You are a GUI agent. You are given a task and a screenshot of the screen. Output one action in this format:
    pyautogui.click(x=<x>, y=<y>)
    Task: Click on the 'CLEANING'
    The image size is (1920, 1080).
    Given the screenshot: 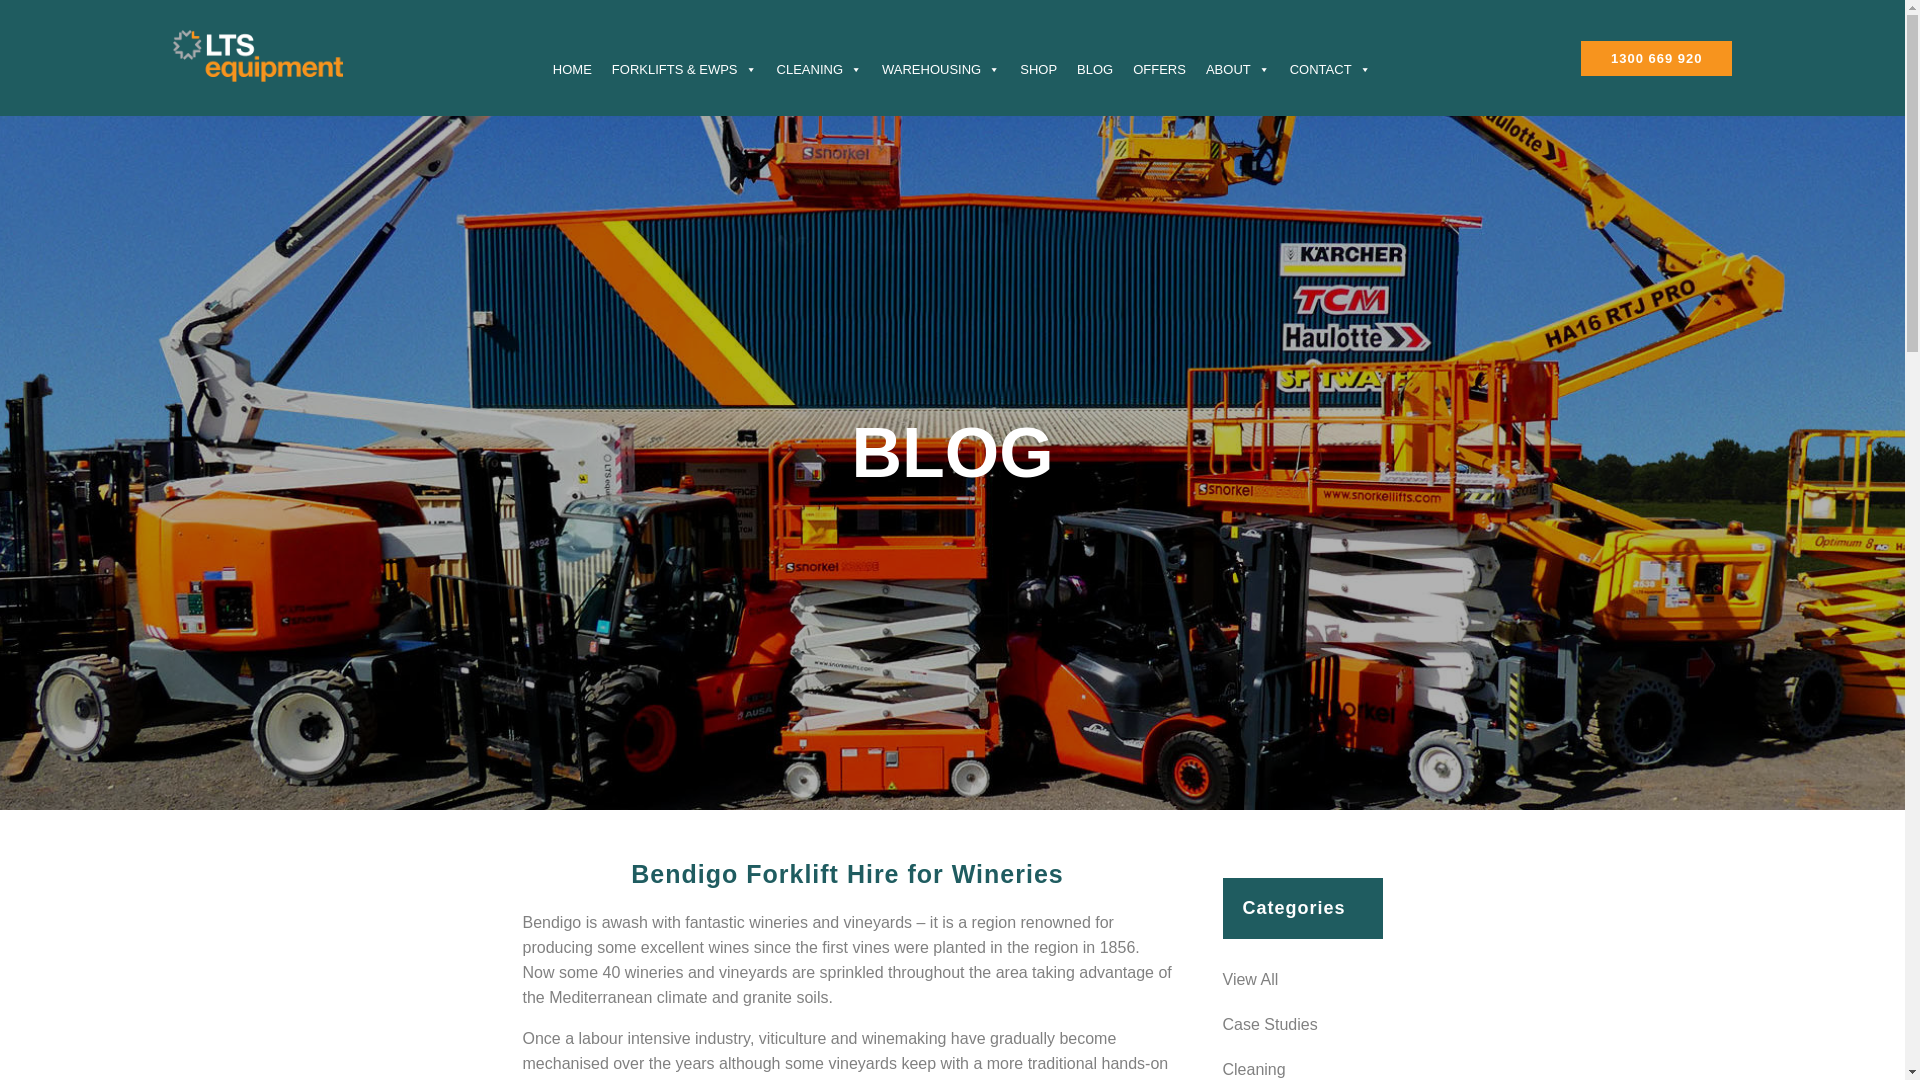 What is the action you would take?
    pyautogui.click(x=819, y=68)
    